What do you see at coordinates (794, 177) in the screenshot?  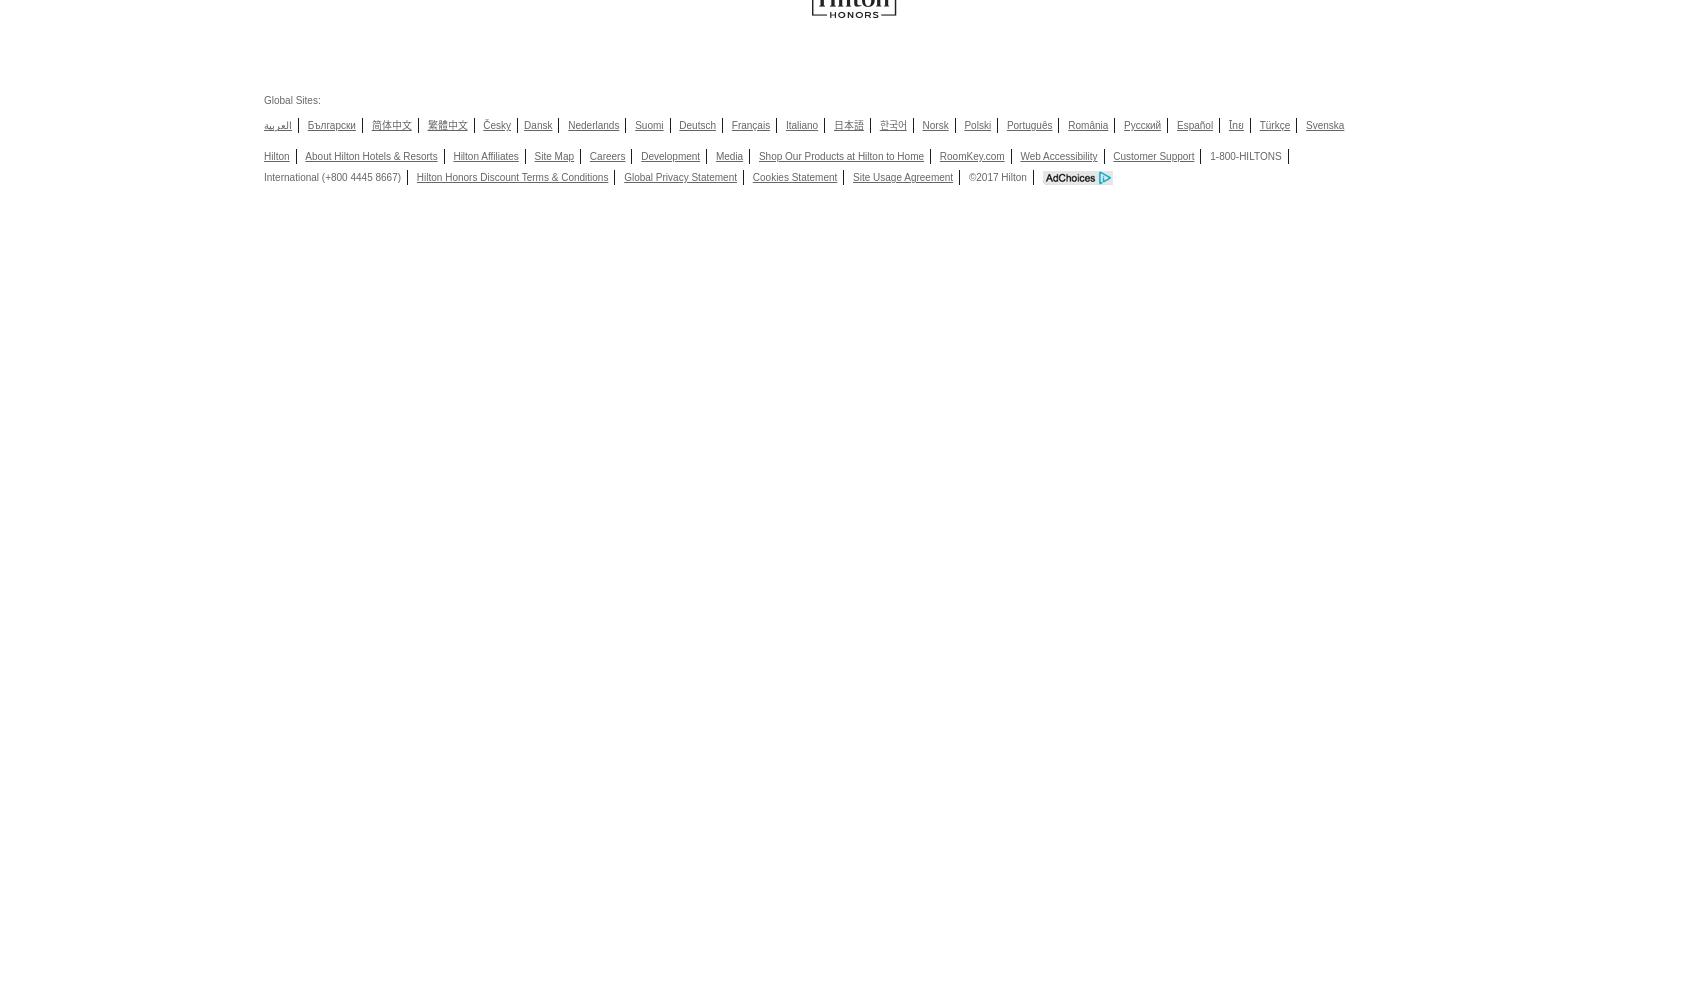 I see `'Cookies Statement'` at bounding box center [794, 177].